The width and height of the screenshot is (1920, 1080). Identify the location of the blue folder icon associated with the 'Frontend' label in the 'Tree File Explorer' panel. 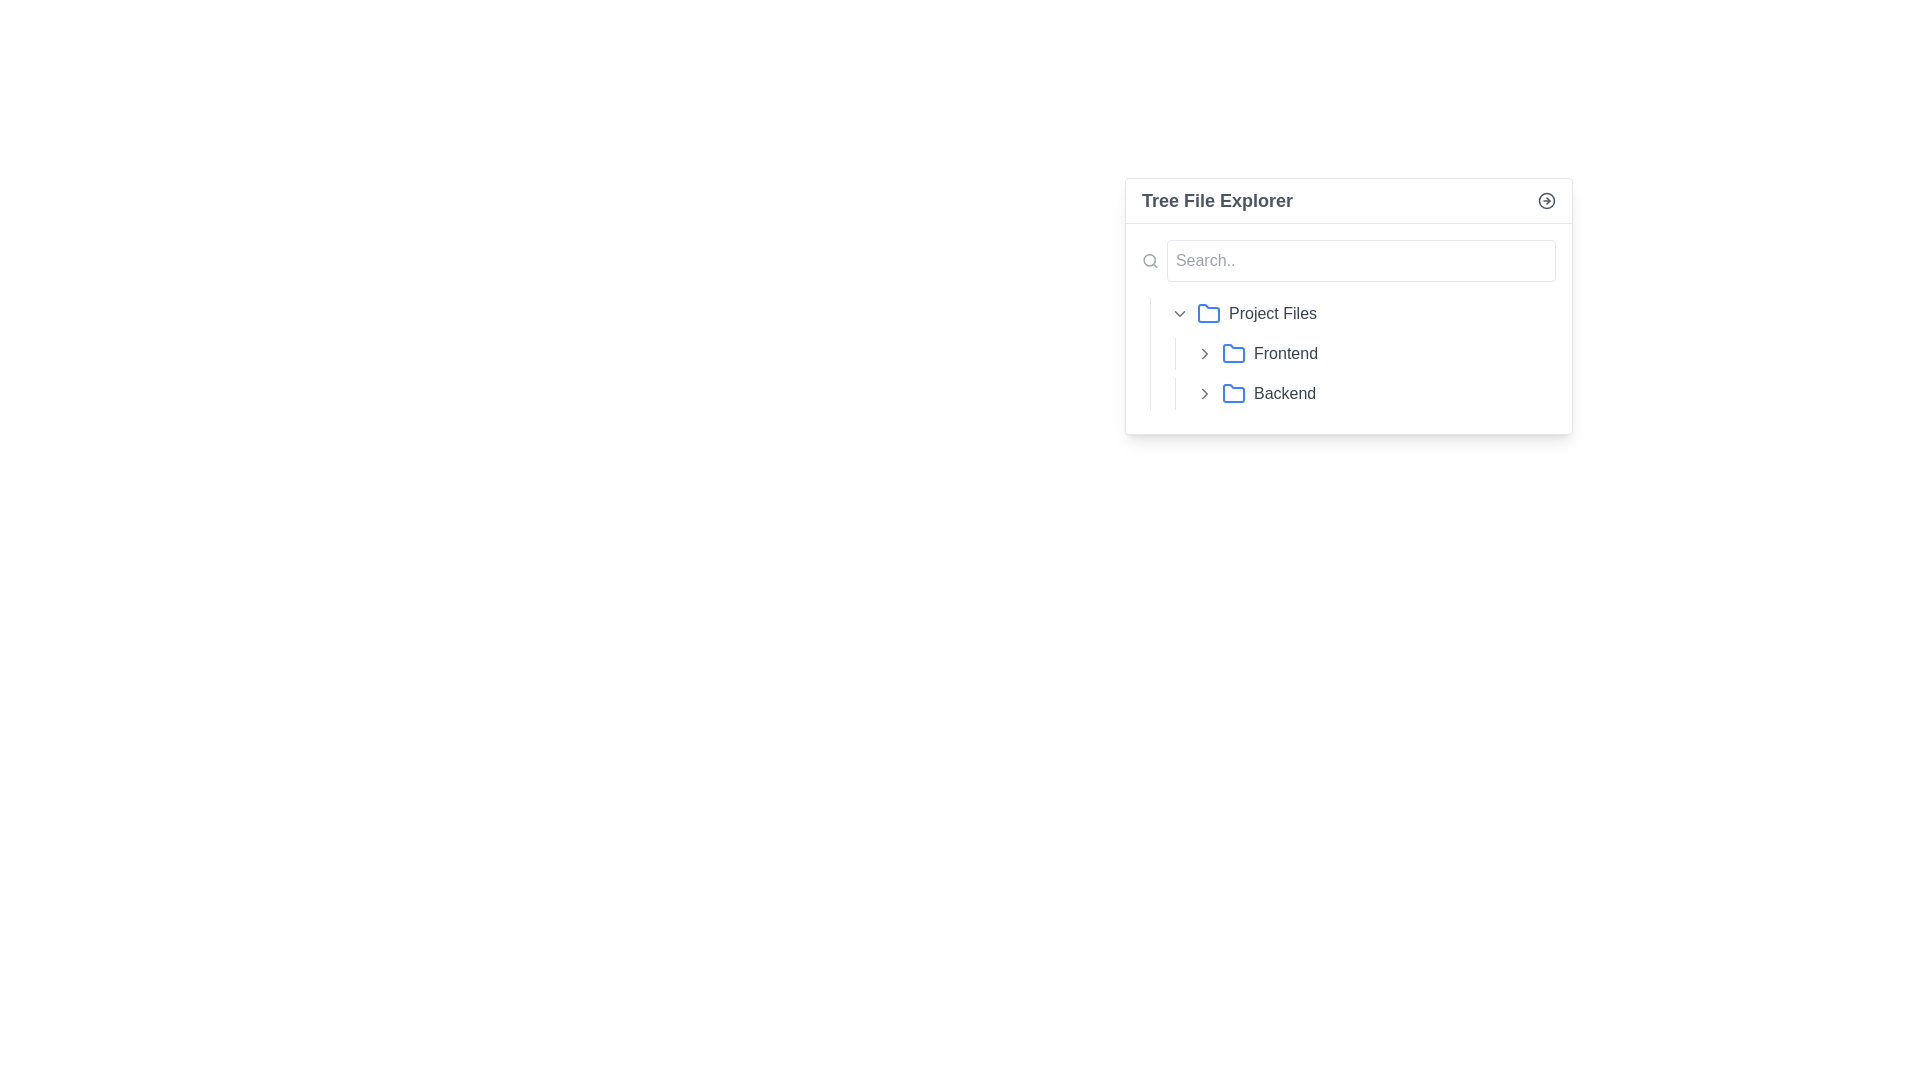
(1232, 352).